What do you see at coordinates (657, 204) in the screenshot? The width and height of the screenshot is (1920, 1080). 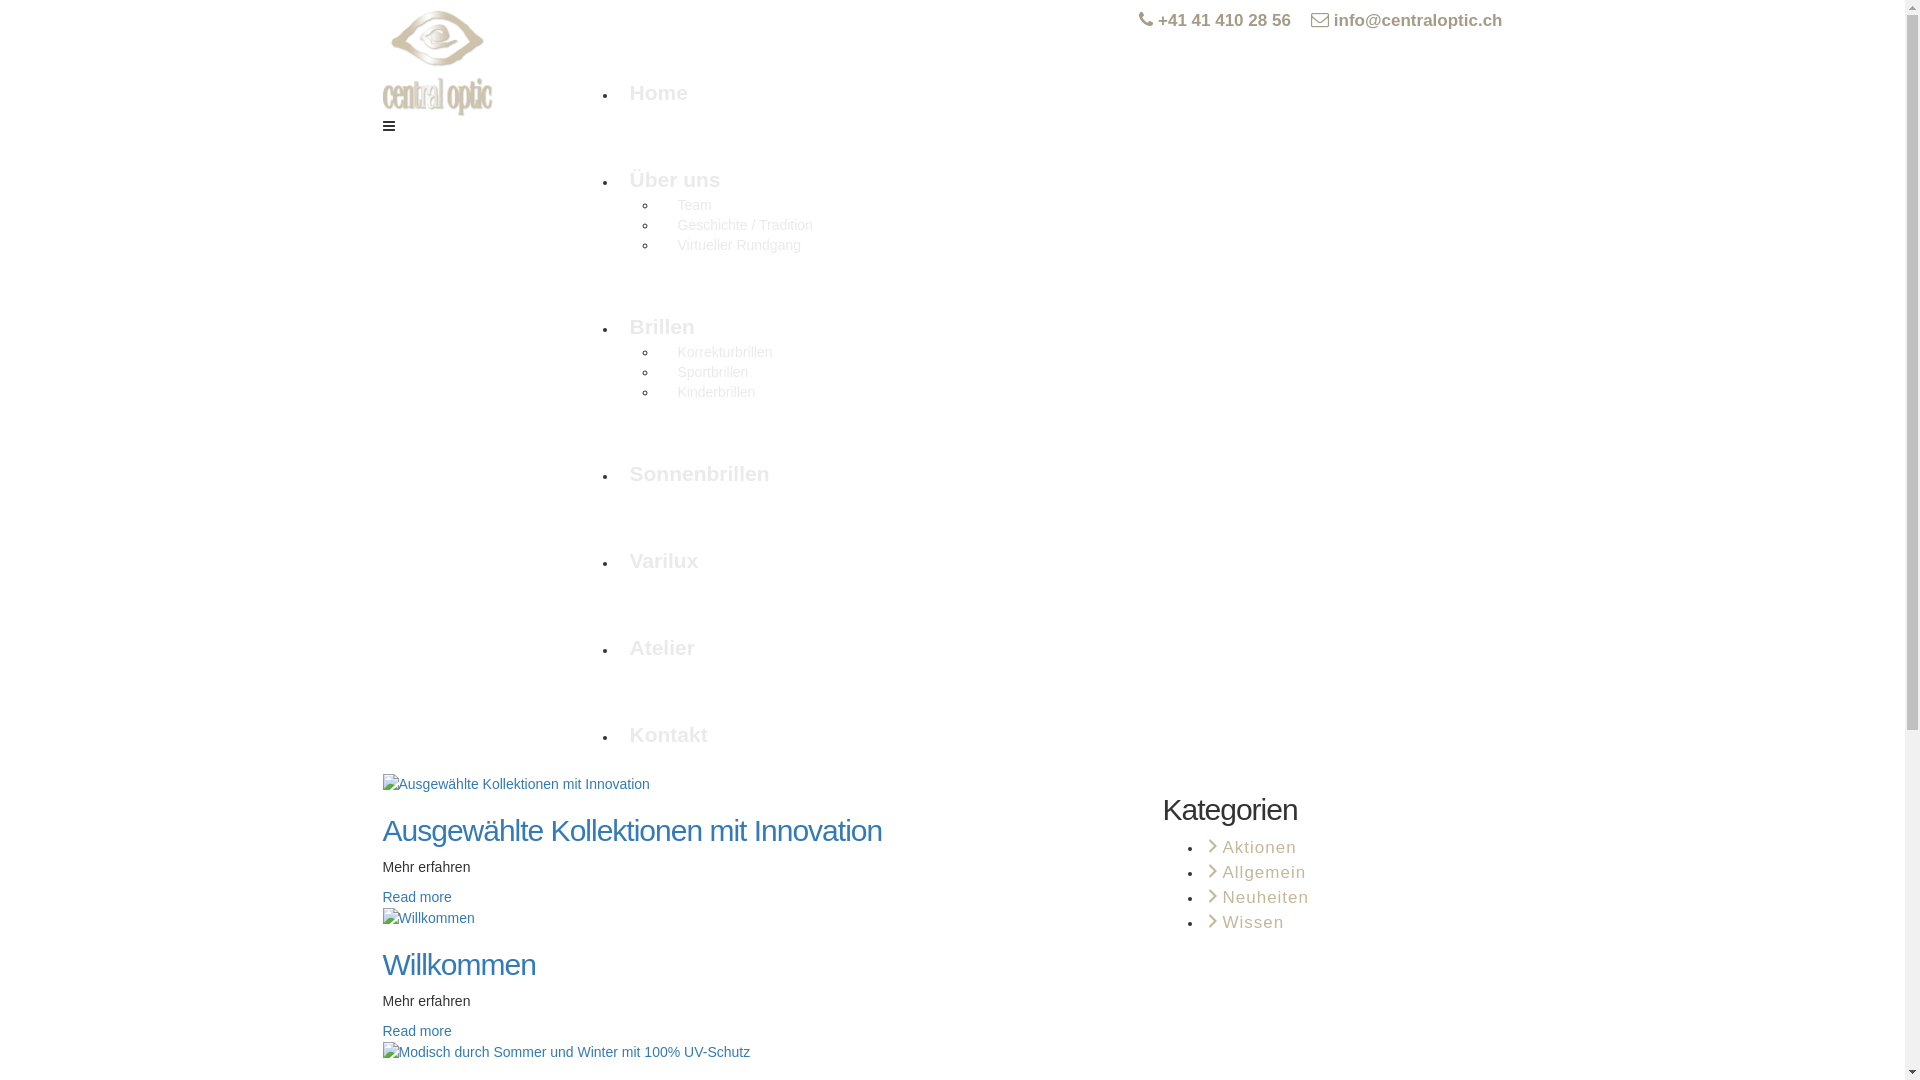 I see `'Team'` at bounding box center [657, 204].